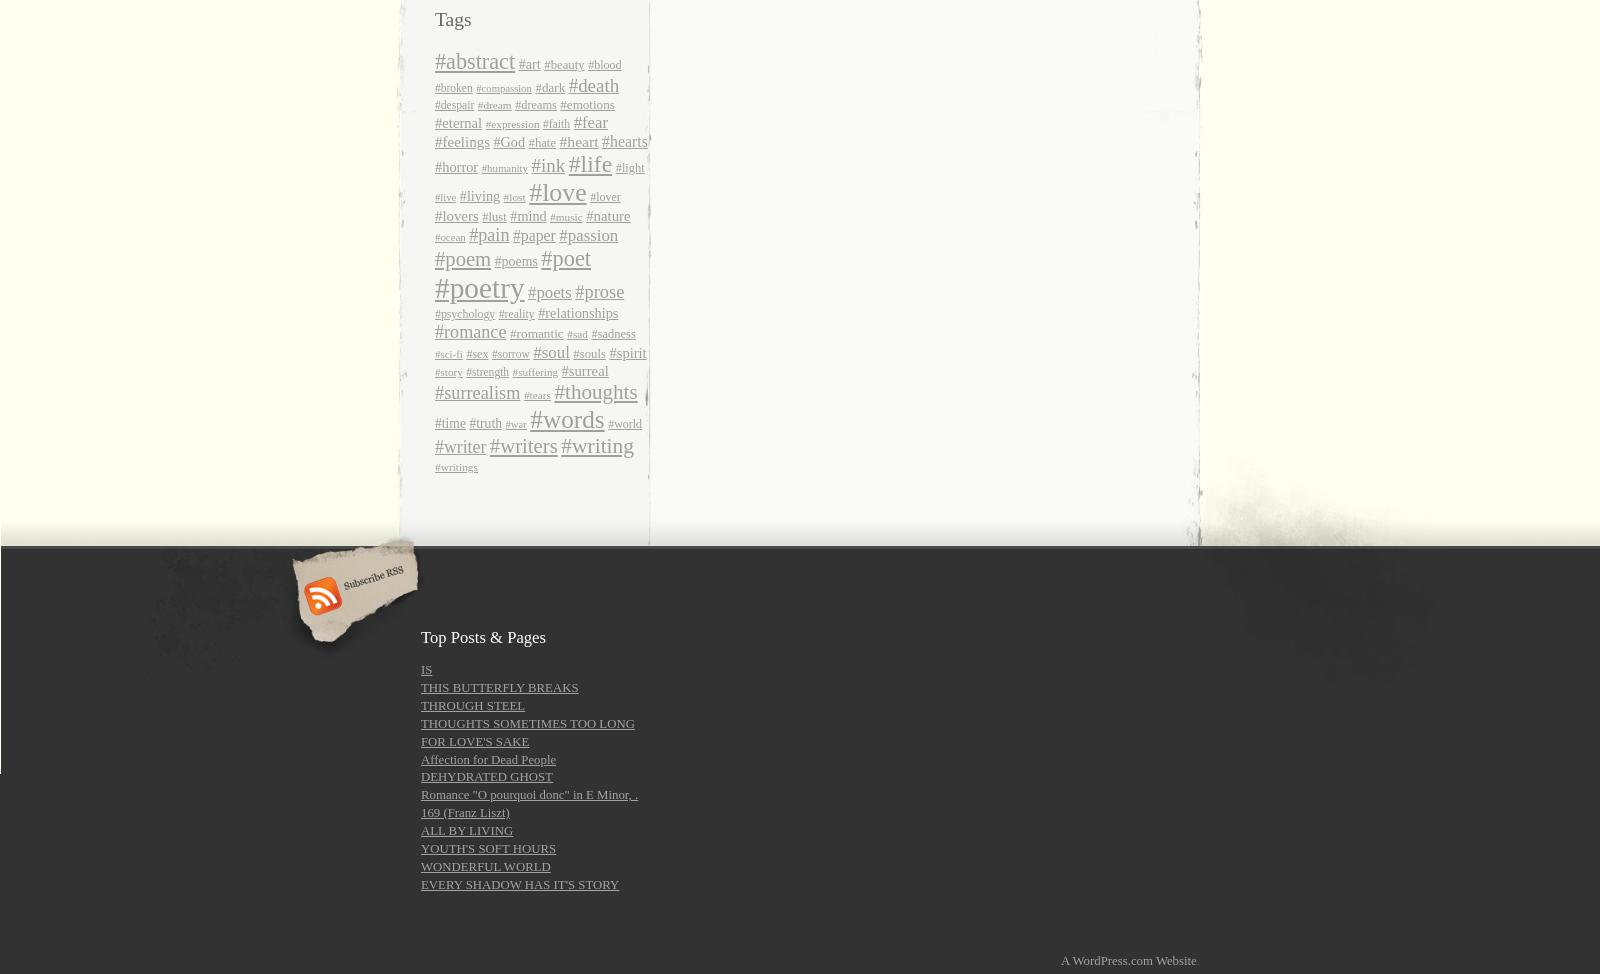  I want to click on 'DEHYDRATED GHOST', so click(485, 775).